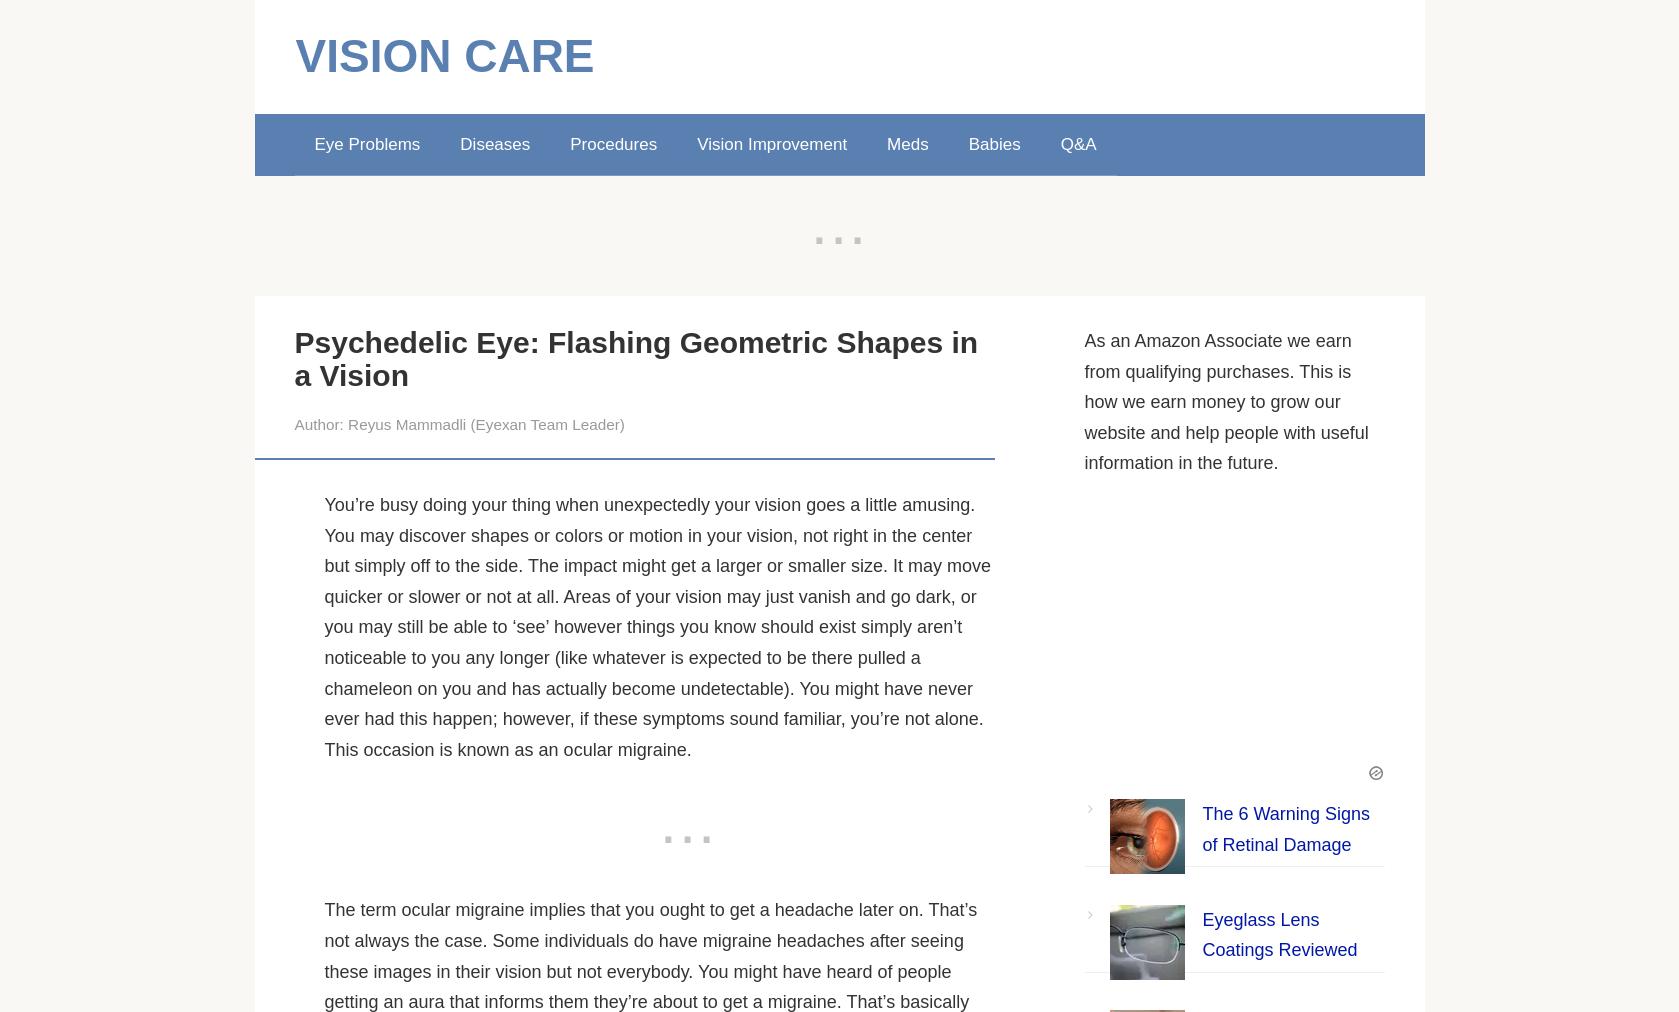  What do you see at coordinates (444, 54) in the screenshot?
I see `'VISION CARE'` at bounding box center [444, 54].